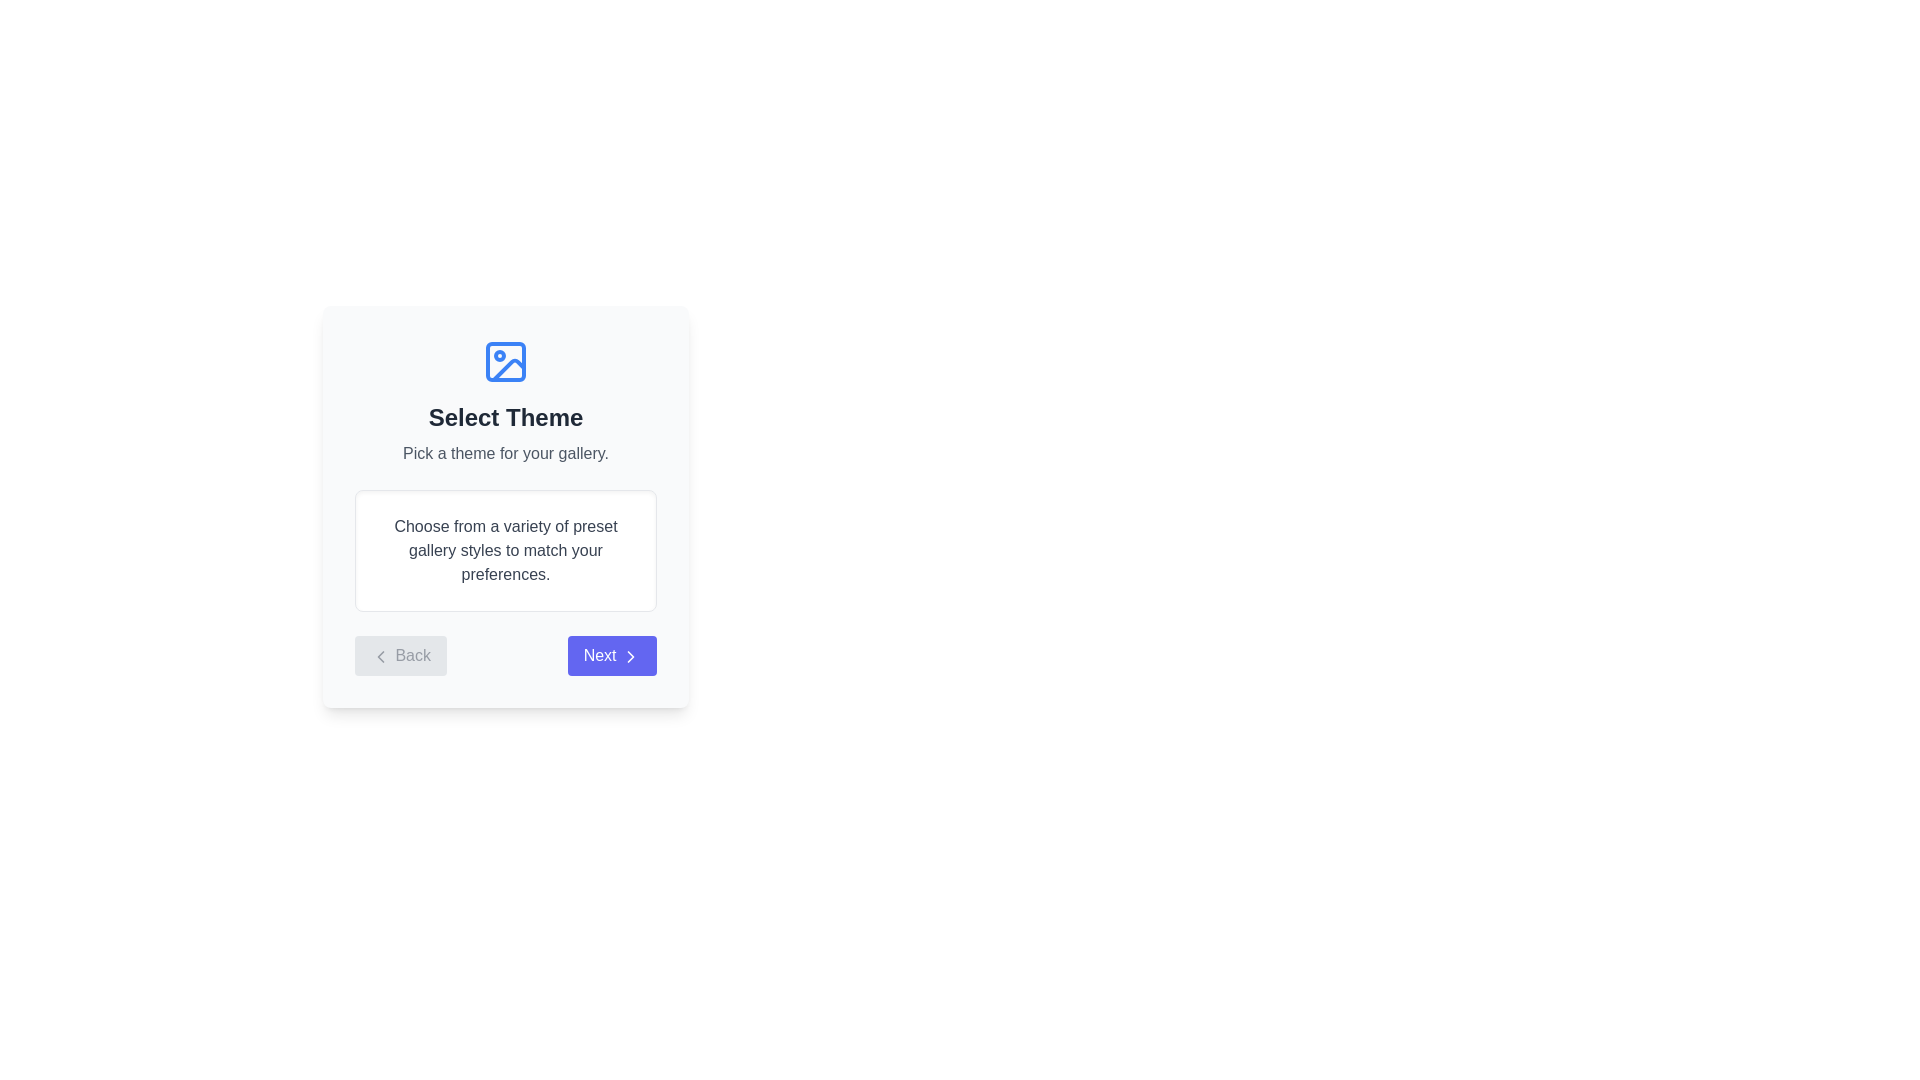 The height and width of the screenshot is (1080, 1920). What do you see at coordinates (610, 655) in the screenshot?
I see `the 'Next' button to navigate to the next step` at bounding box center [610, 655].